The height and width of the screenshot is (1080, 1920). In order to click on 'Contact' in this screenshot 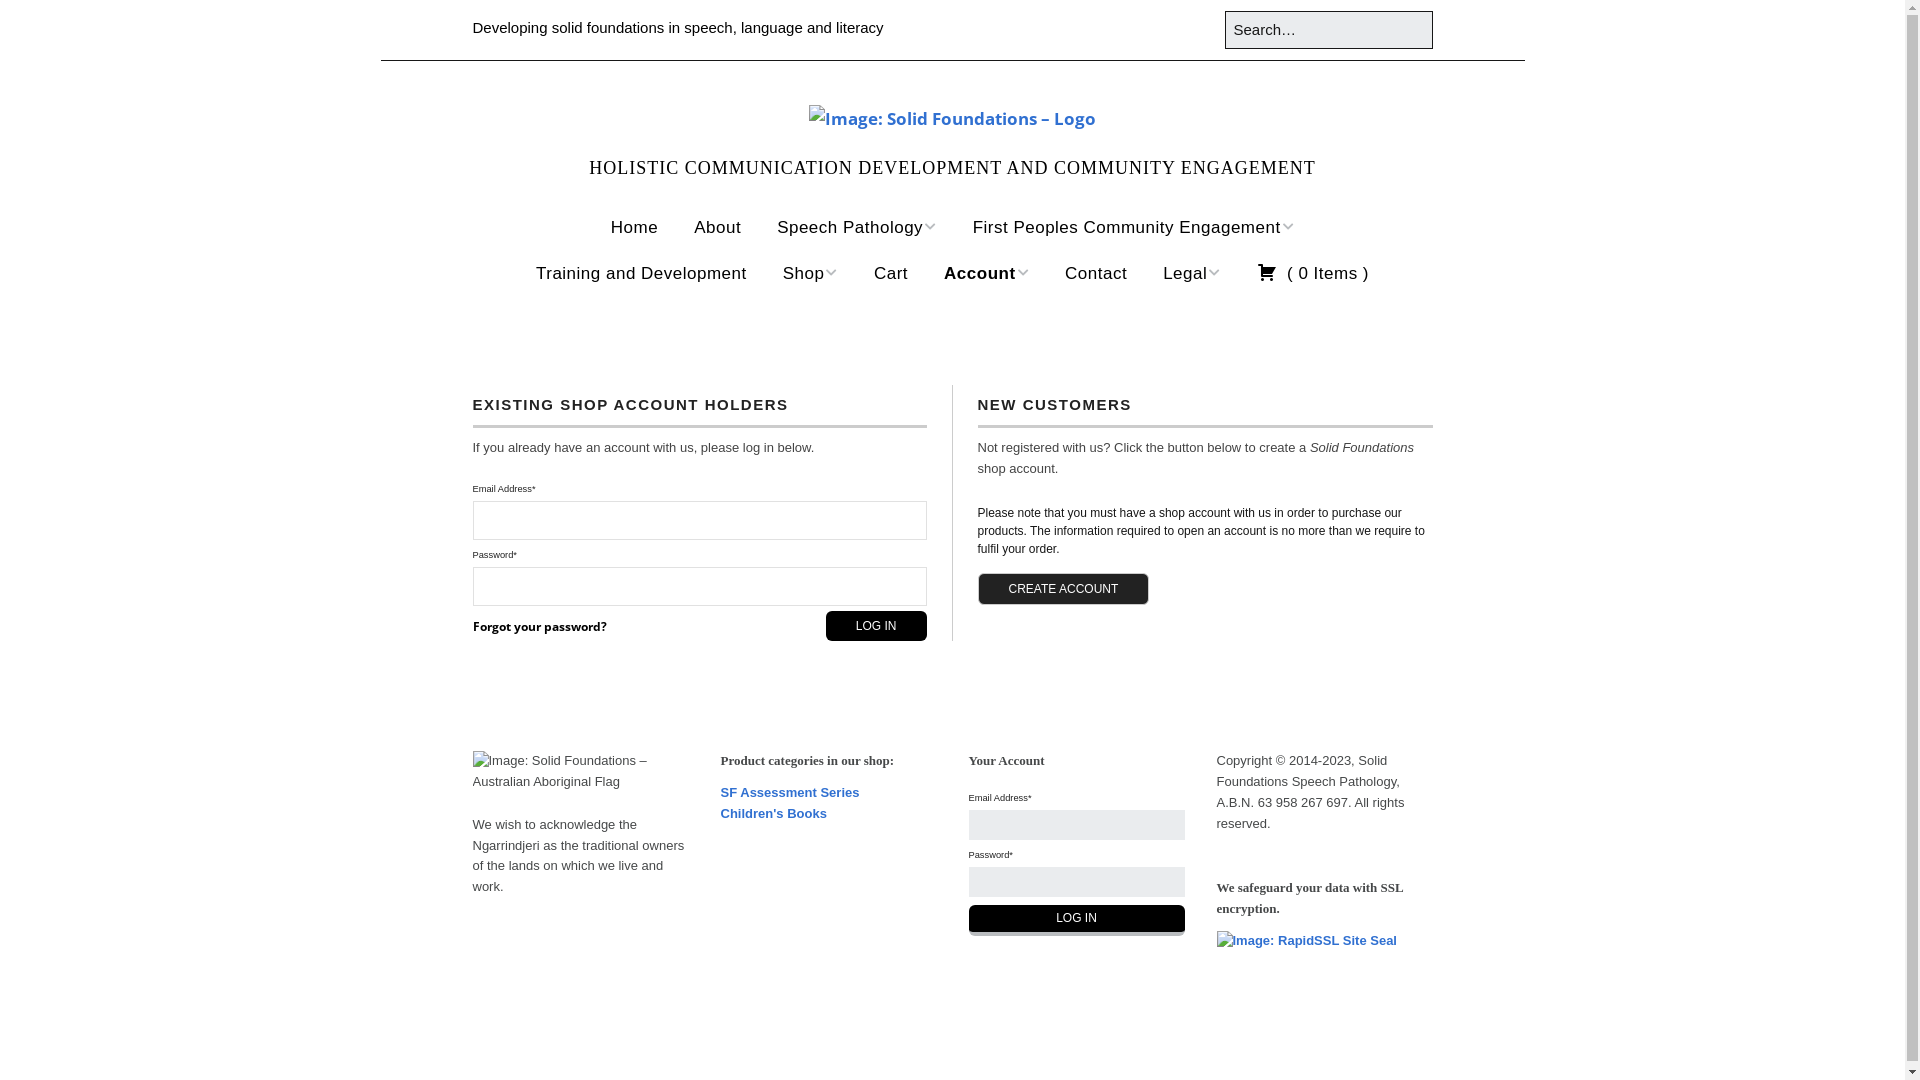, I will do `click(1094, 273)`.